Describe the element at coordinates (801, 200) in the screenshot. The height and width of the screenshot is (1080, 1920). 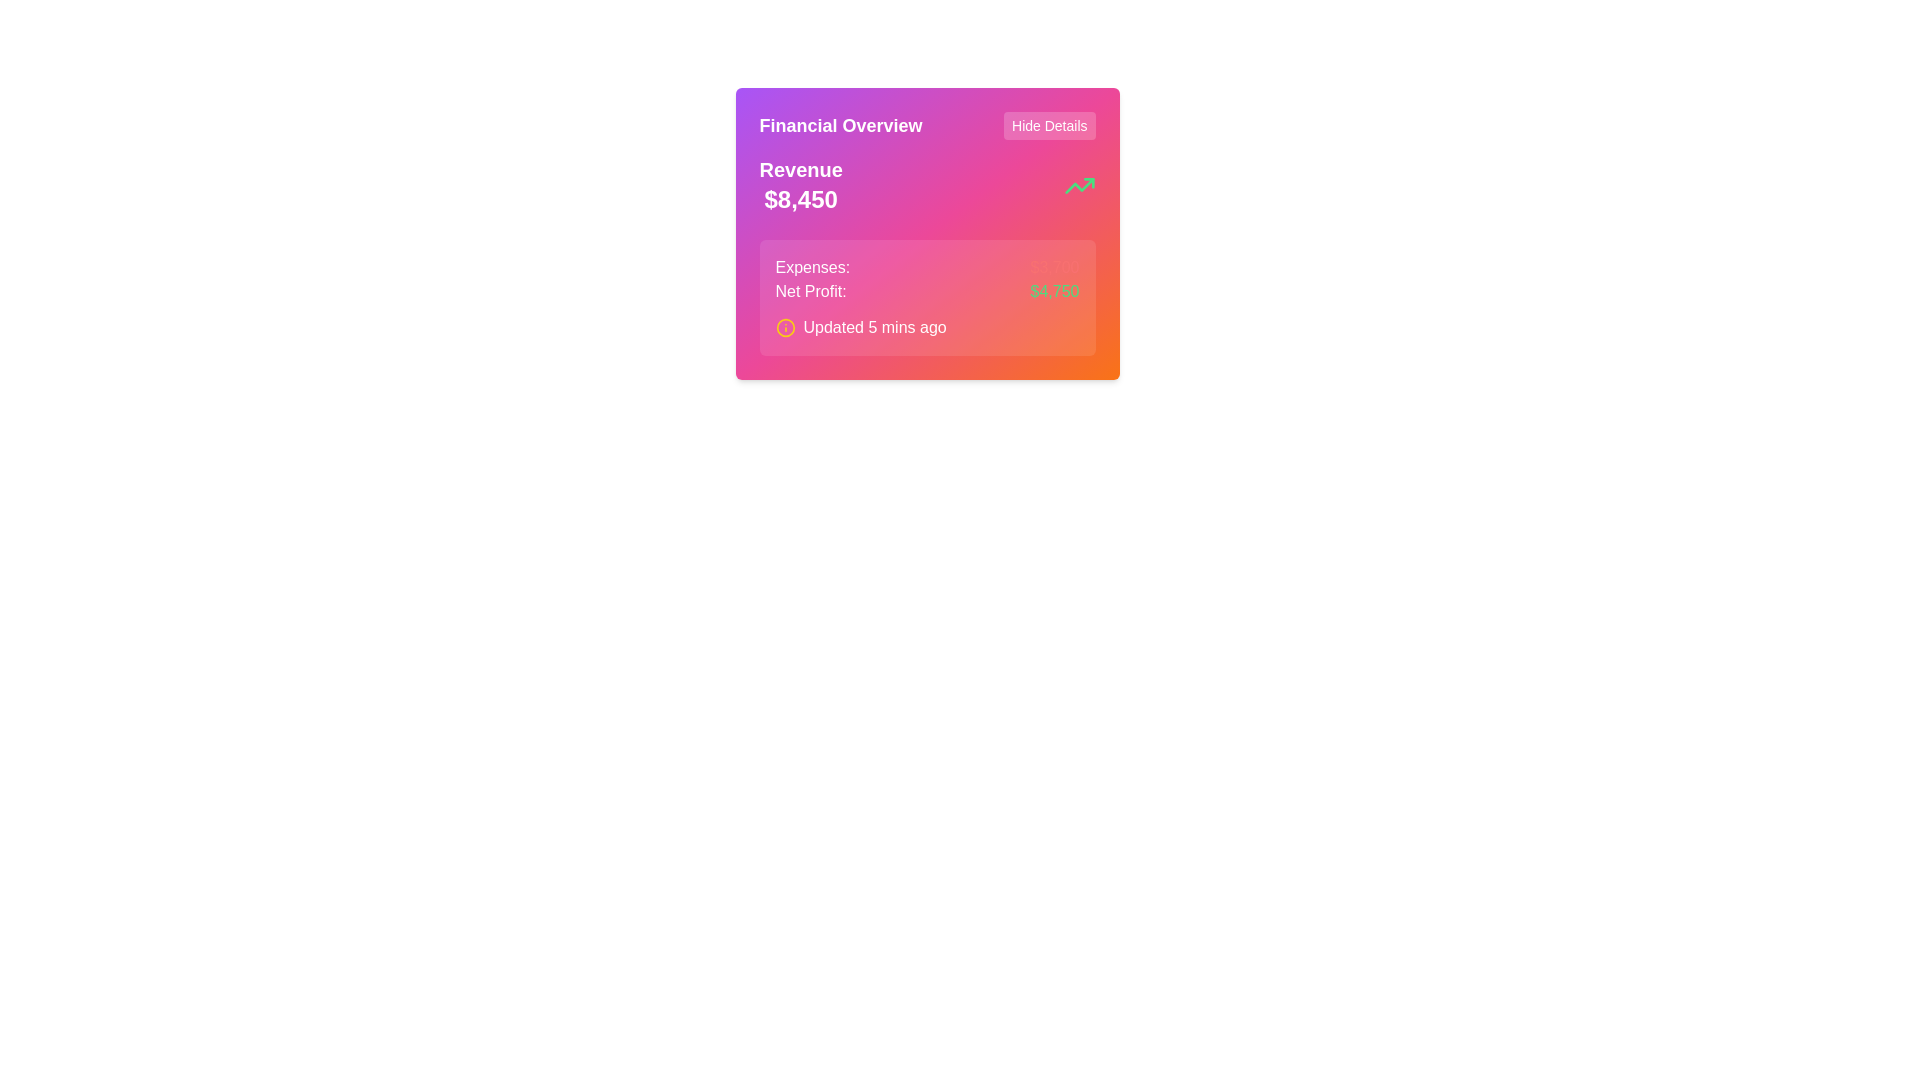
I see `the static text label displaying the revenue amount, which is located below the 'Revenue' label in the 'Financial Overview' card layout` at that location.